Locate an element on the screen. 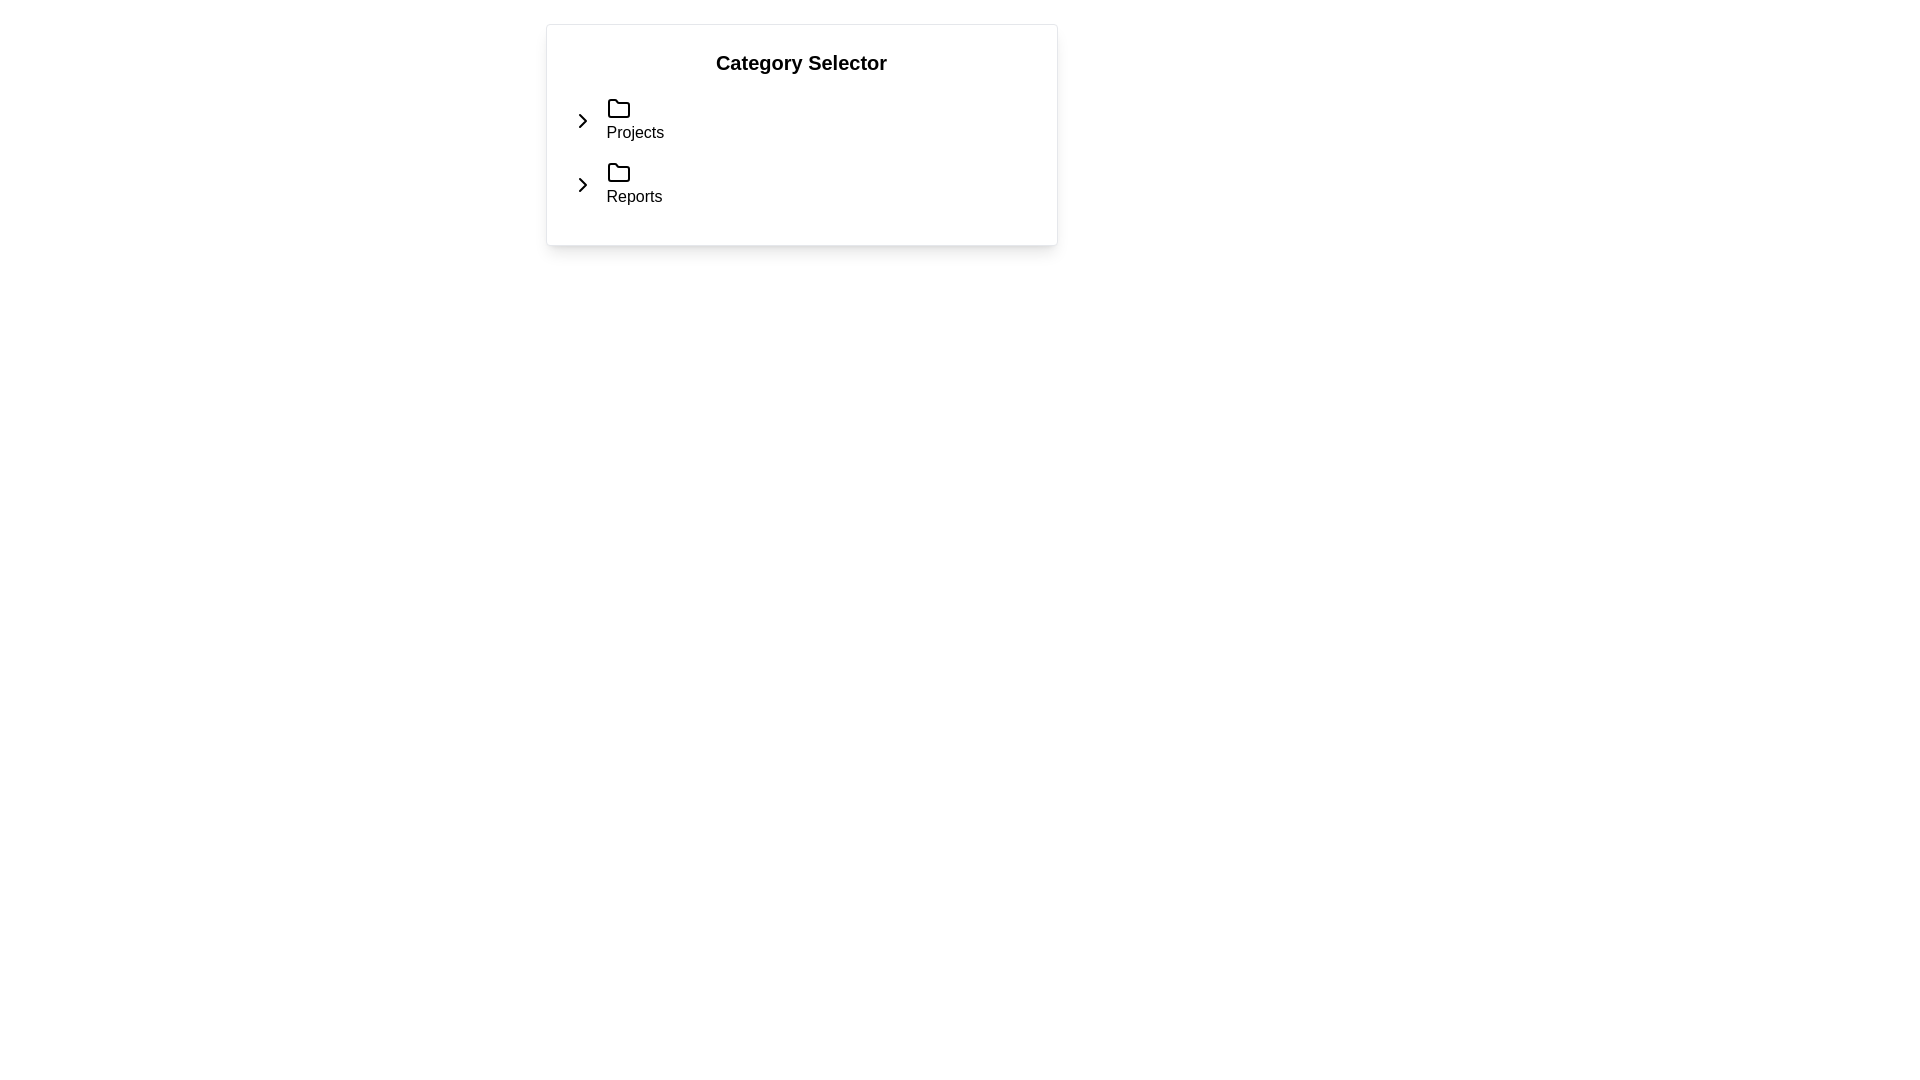  the small, rightward-pointing chevron arrow icon button located to the left of the 'Reports' text is located at coordinates (581, 185).